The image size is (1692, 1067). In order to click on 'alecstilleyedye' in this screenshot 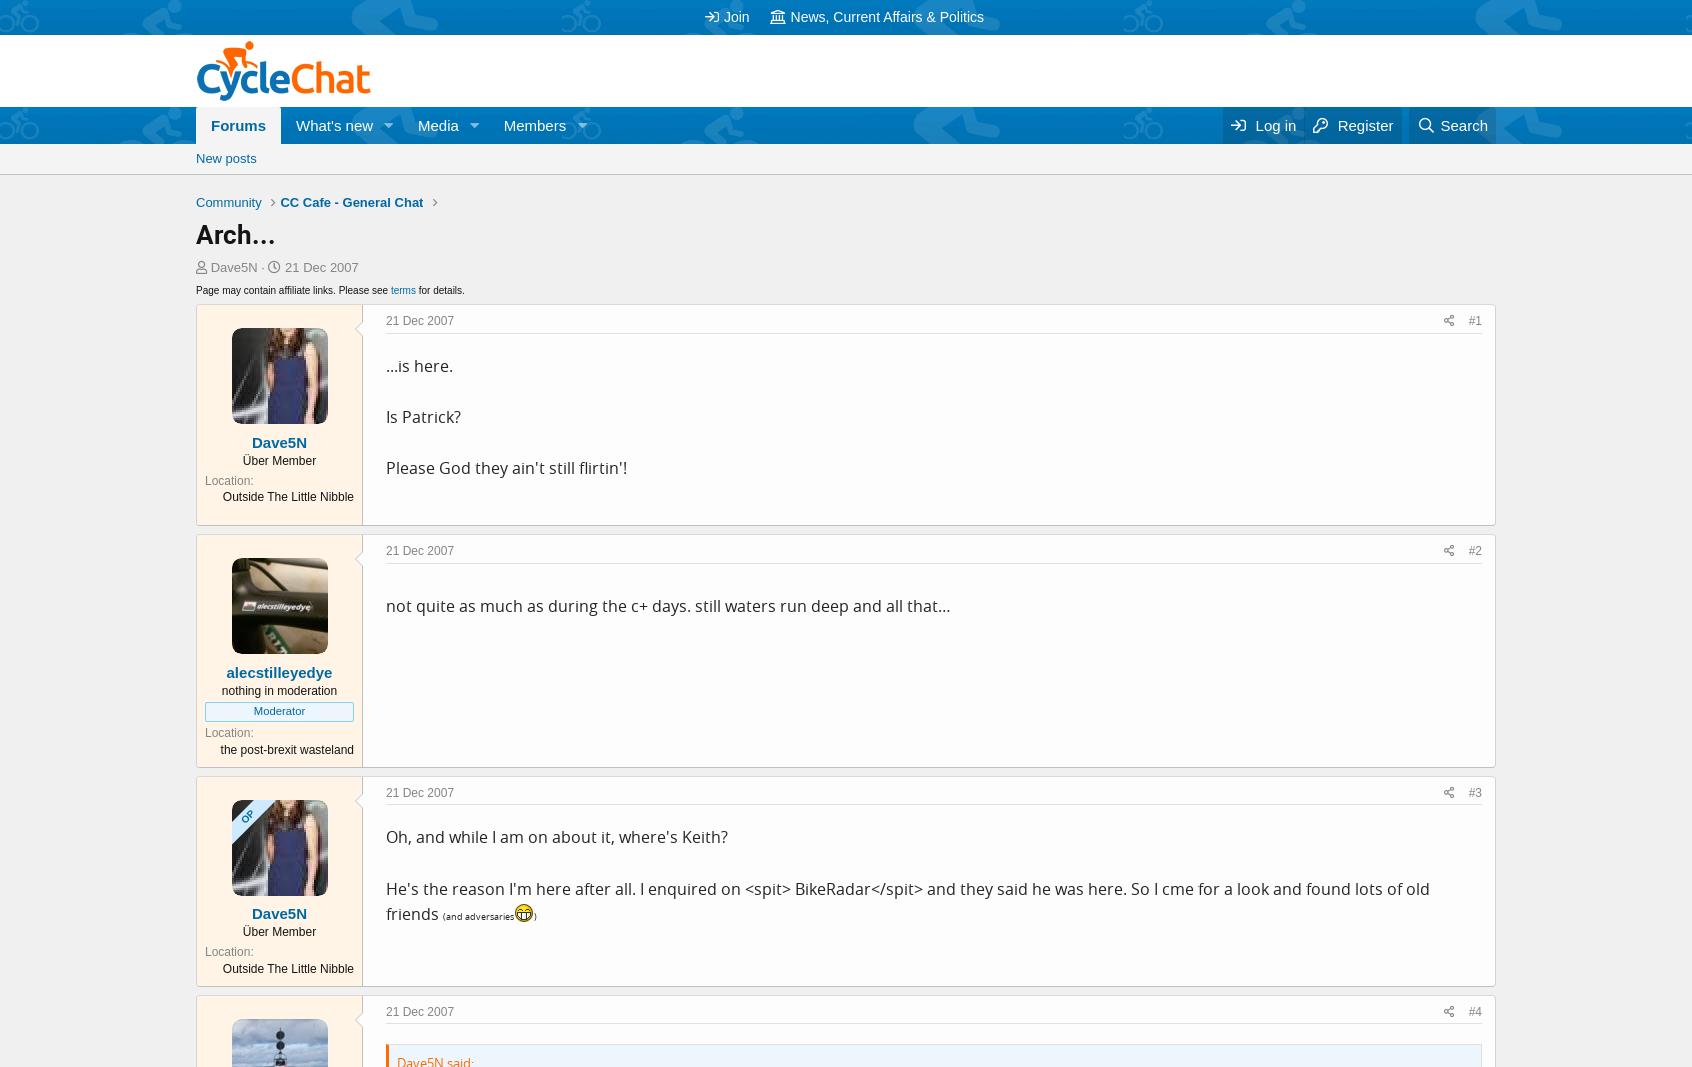, I will do `click(279, 671)`.